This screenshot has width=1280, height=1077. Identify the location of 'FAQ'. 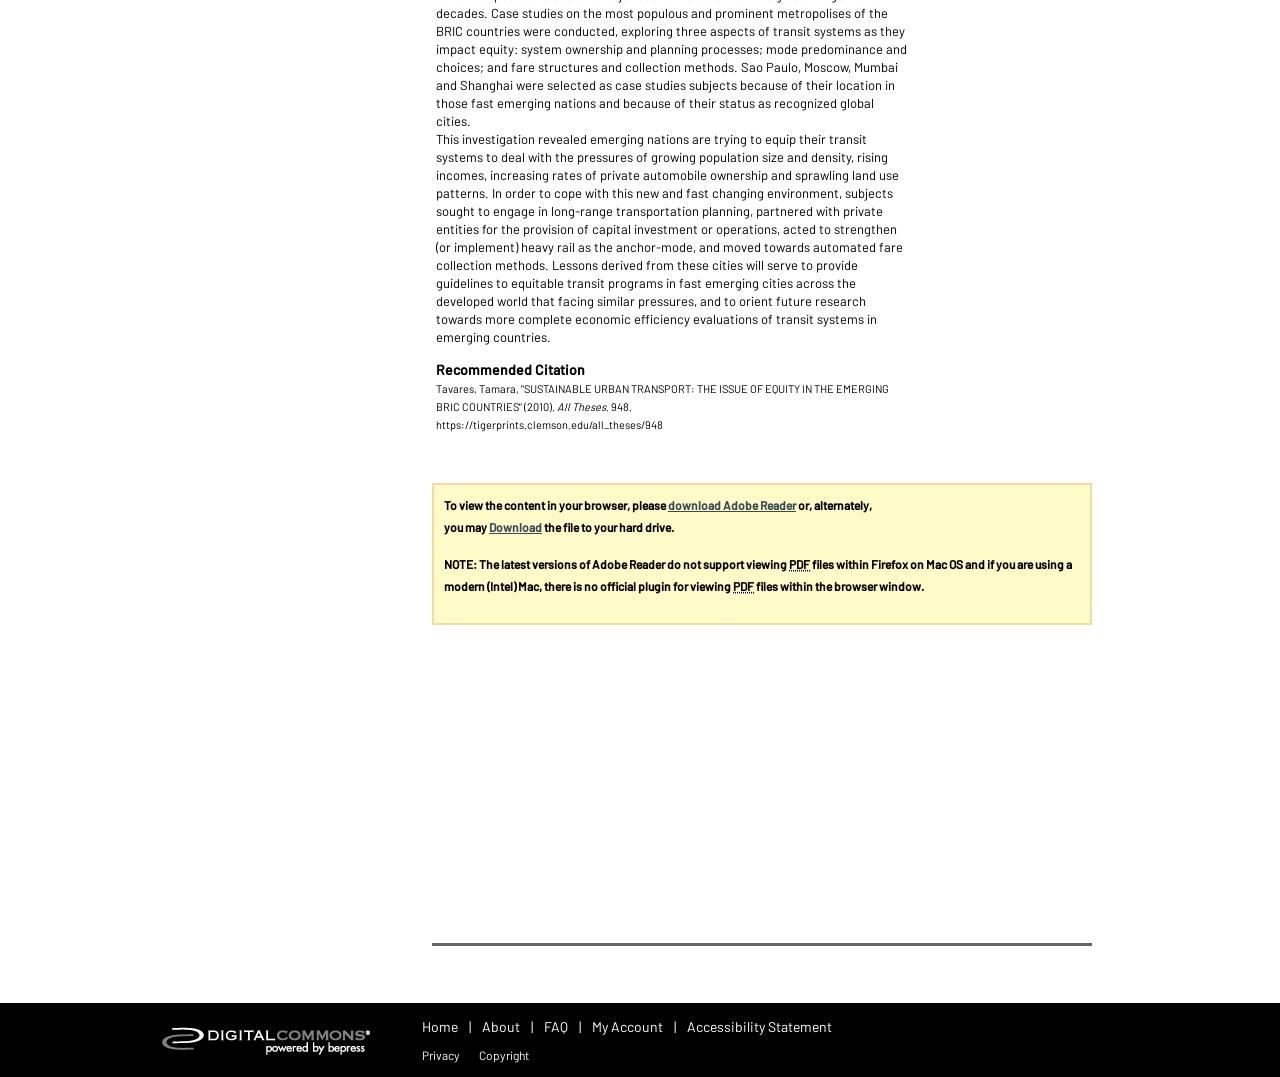
(556, 1024).